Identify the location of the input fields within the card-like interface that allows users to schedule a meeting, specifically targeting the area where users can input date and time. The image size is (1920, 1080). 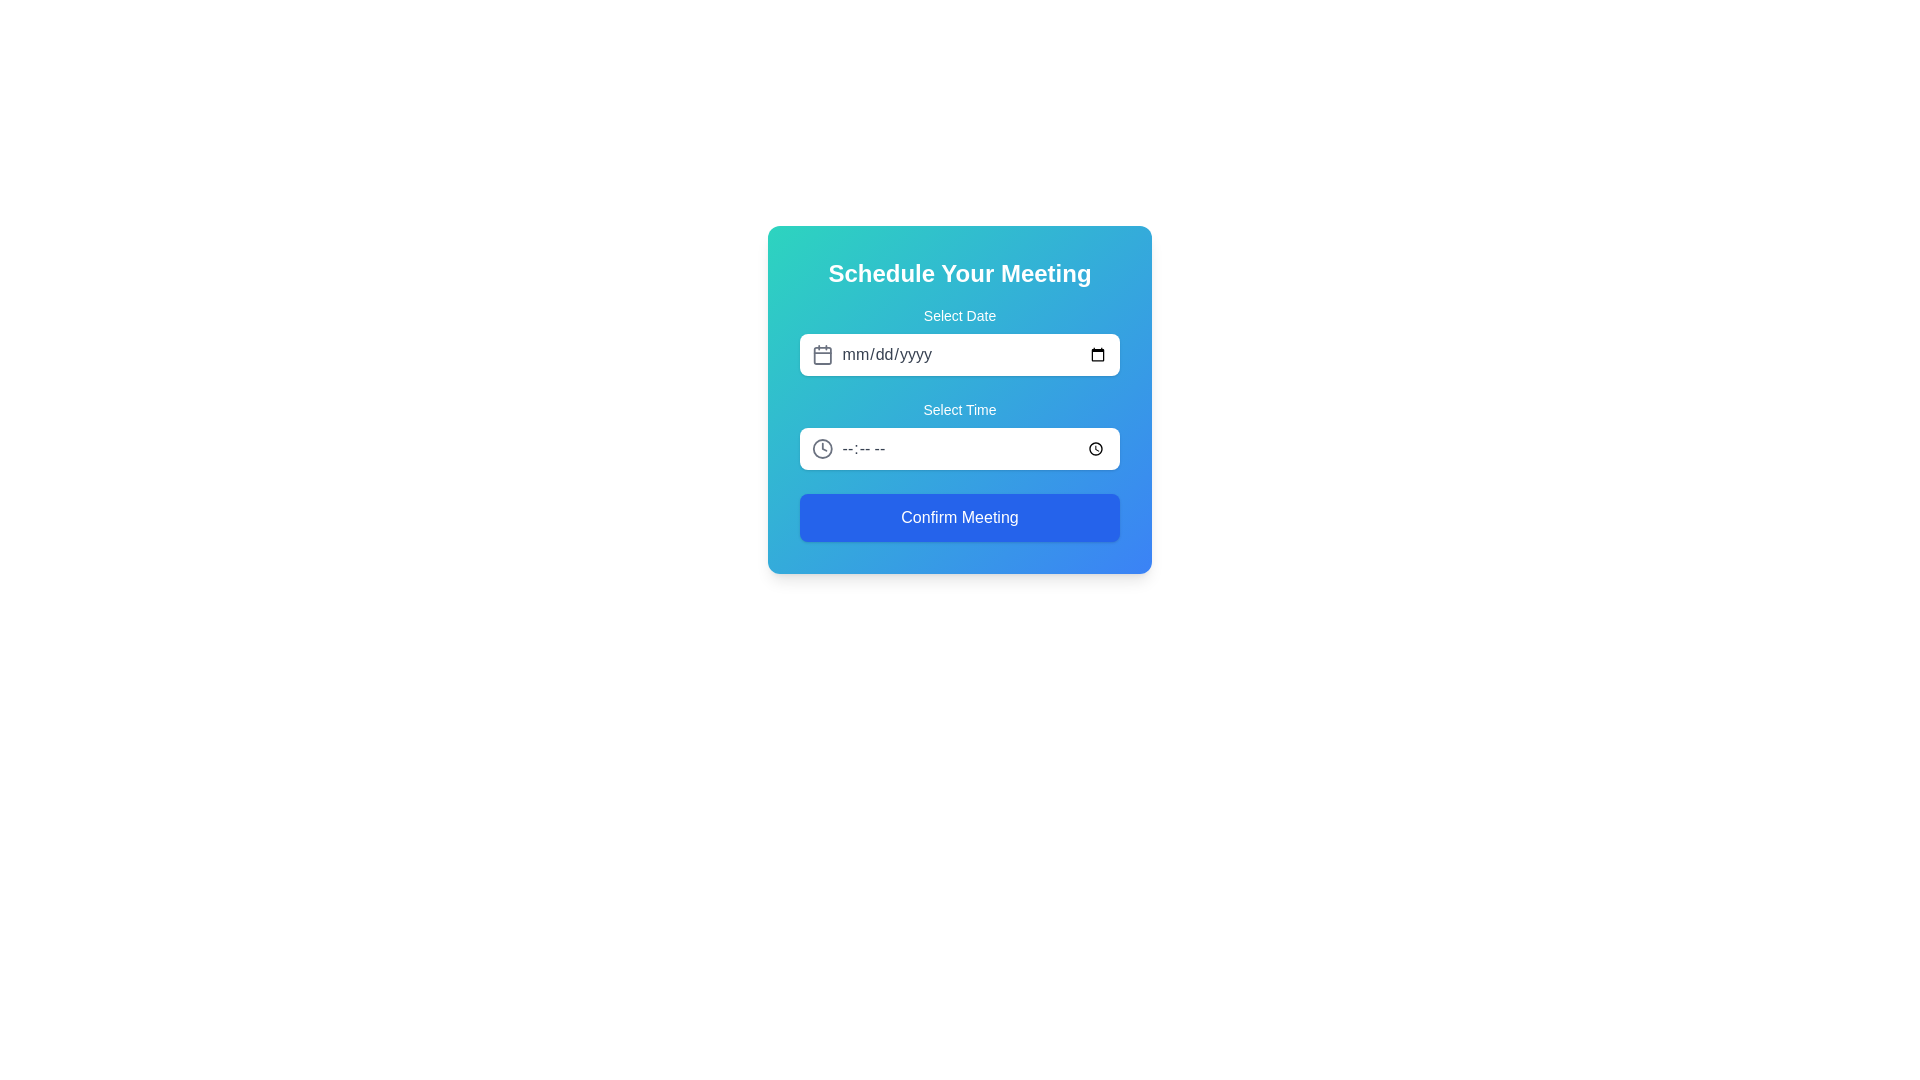
(960, 400).